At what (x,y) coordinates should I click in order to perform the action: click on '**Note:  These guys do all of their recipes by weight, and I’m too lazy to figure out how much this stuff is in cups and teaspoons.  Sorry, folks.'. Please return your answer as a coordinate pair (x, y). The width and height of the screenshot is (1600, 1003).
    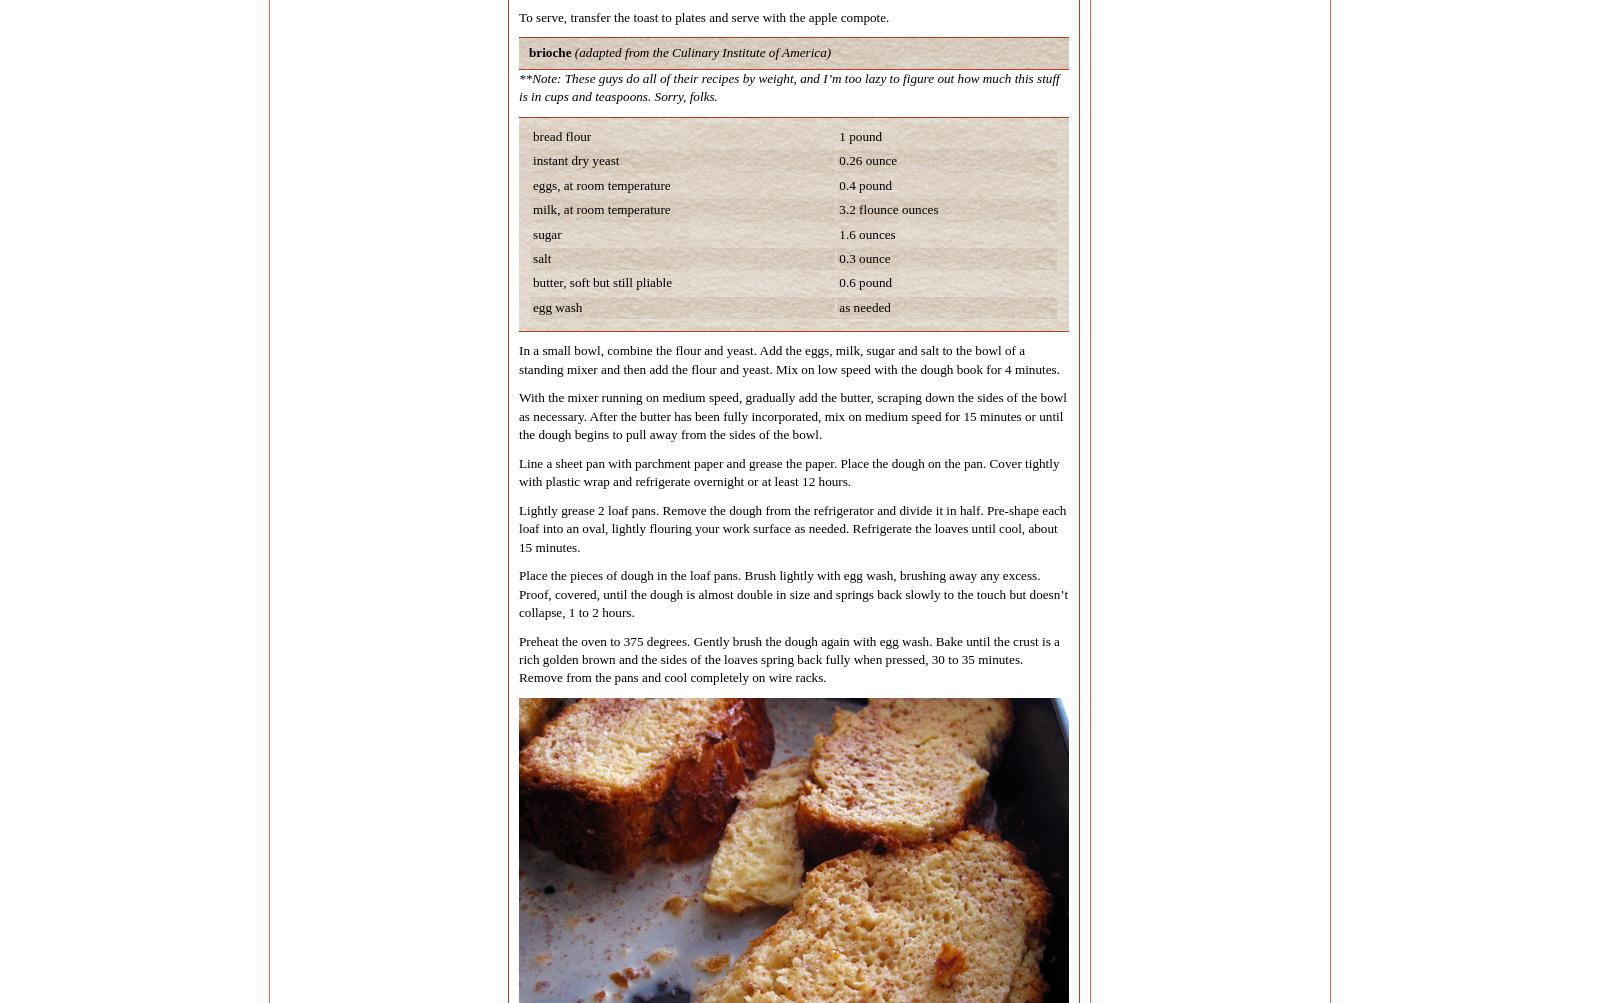
    Looking at the image, I should click on (518, 86).